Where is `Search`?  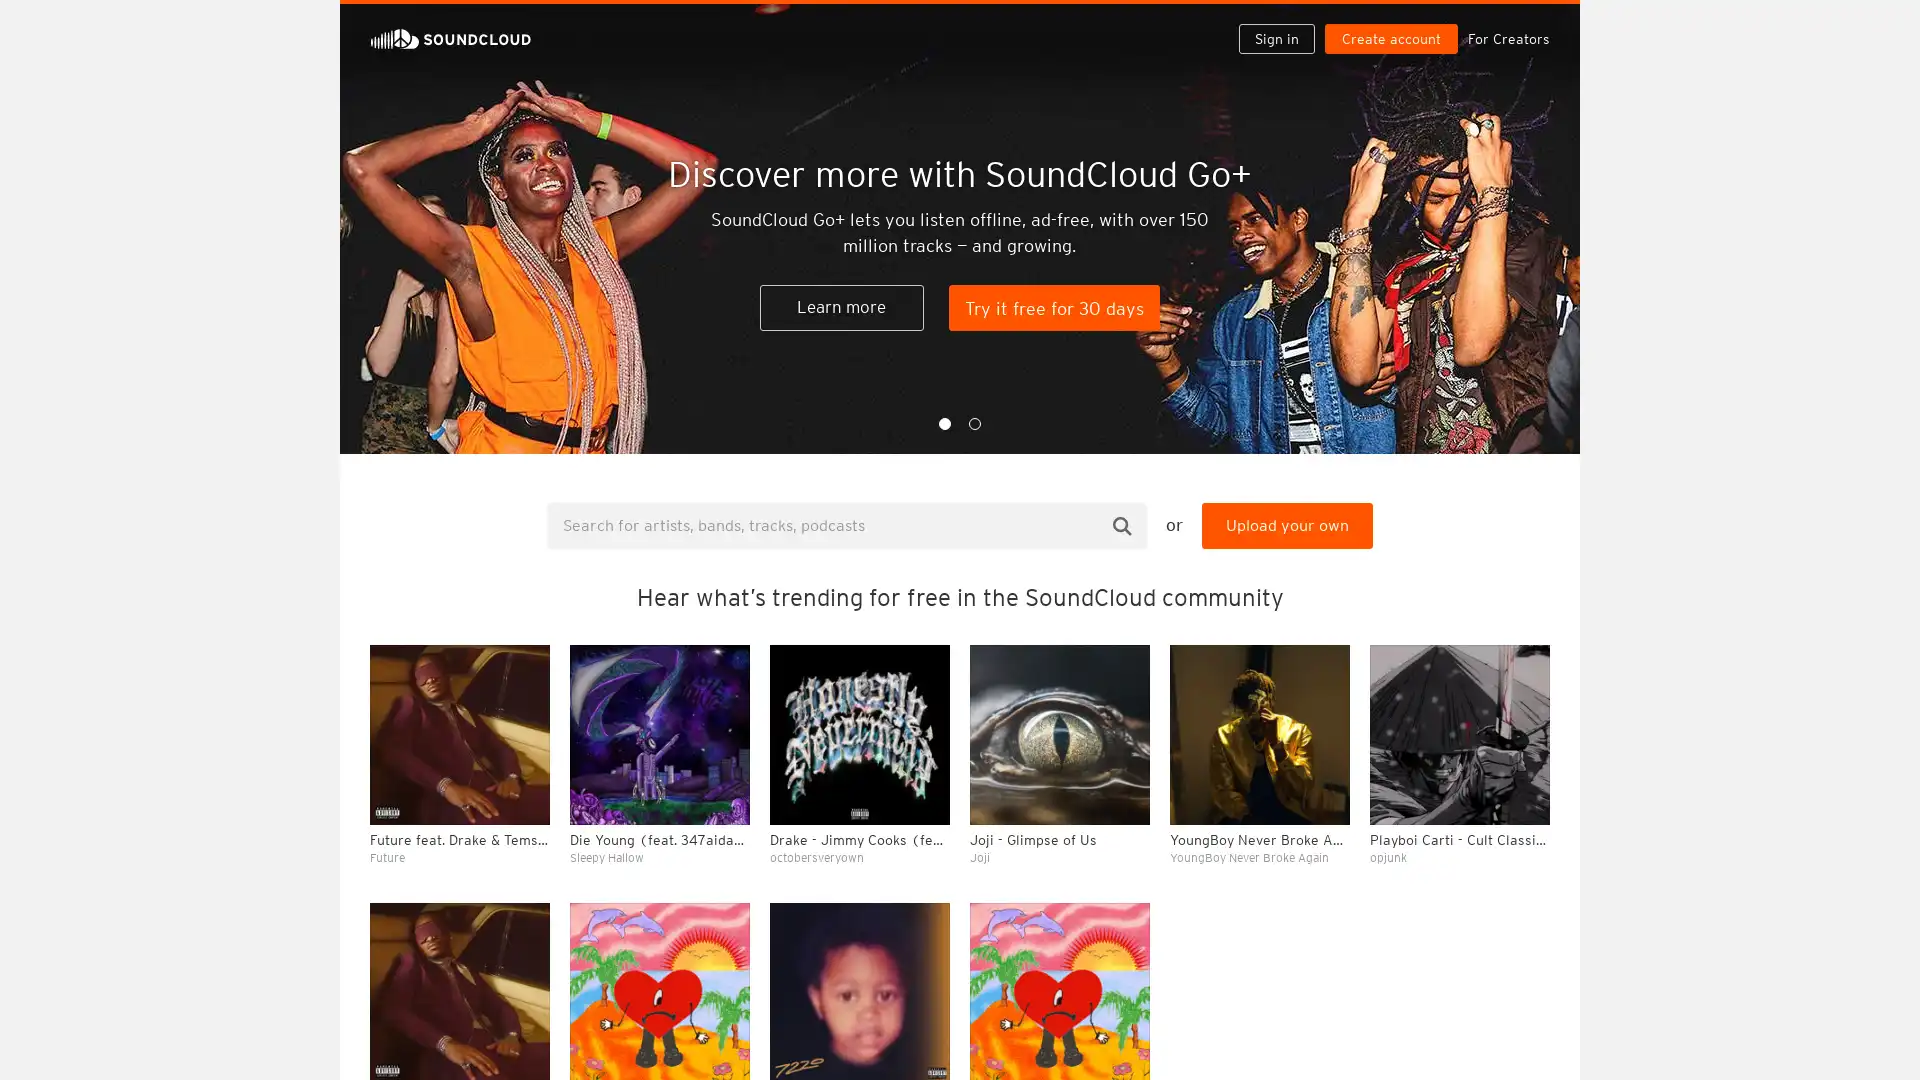 Search is located at coordinates (1212, 22).